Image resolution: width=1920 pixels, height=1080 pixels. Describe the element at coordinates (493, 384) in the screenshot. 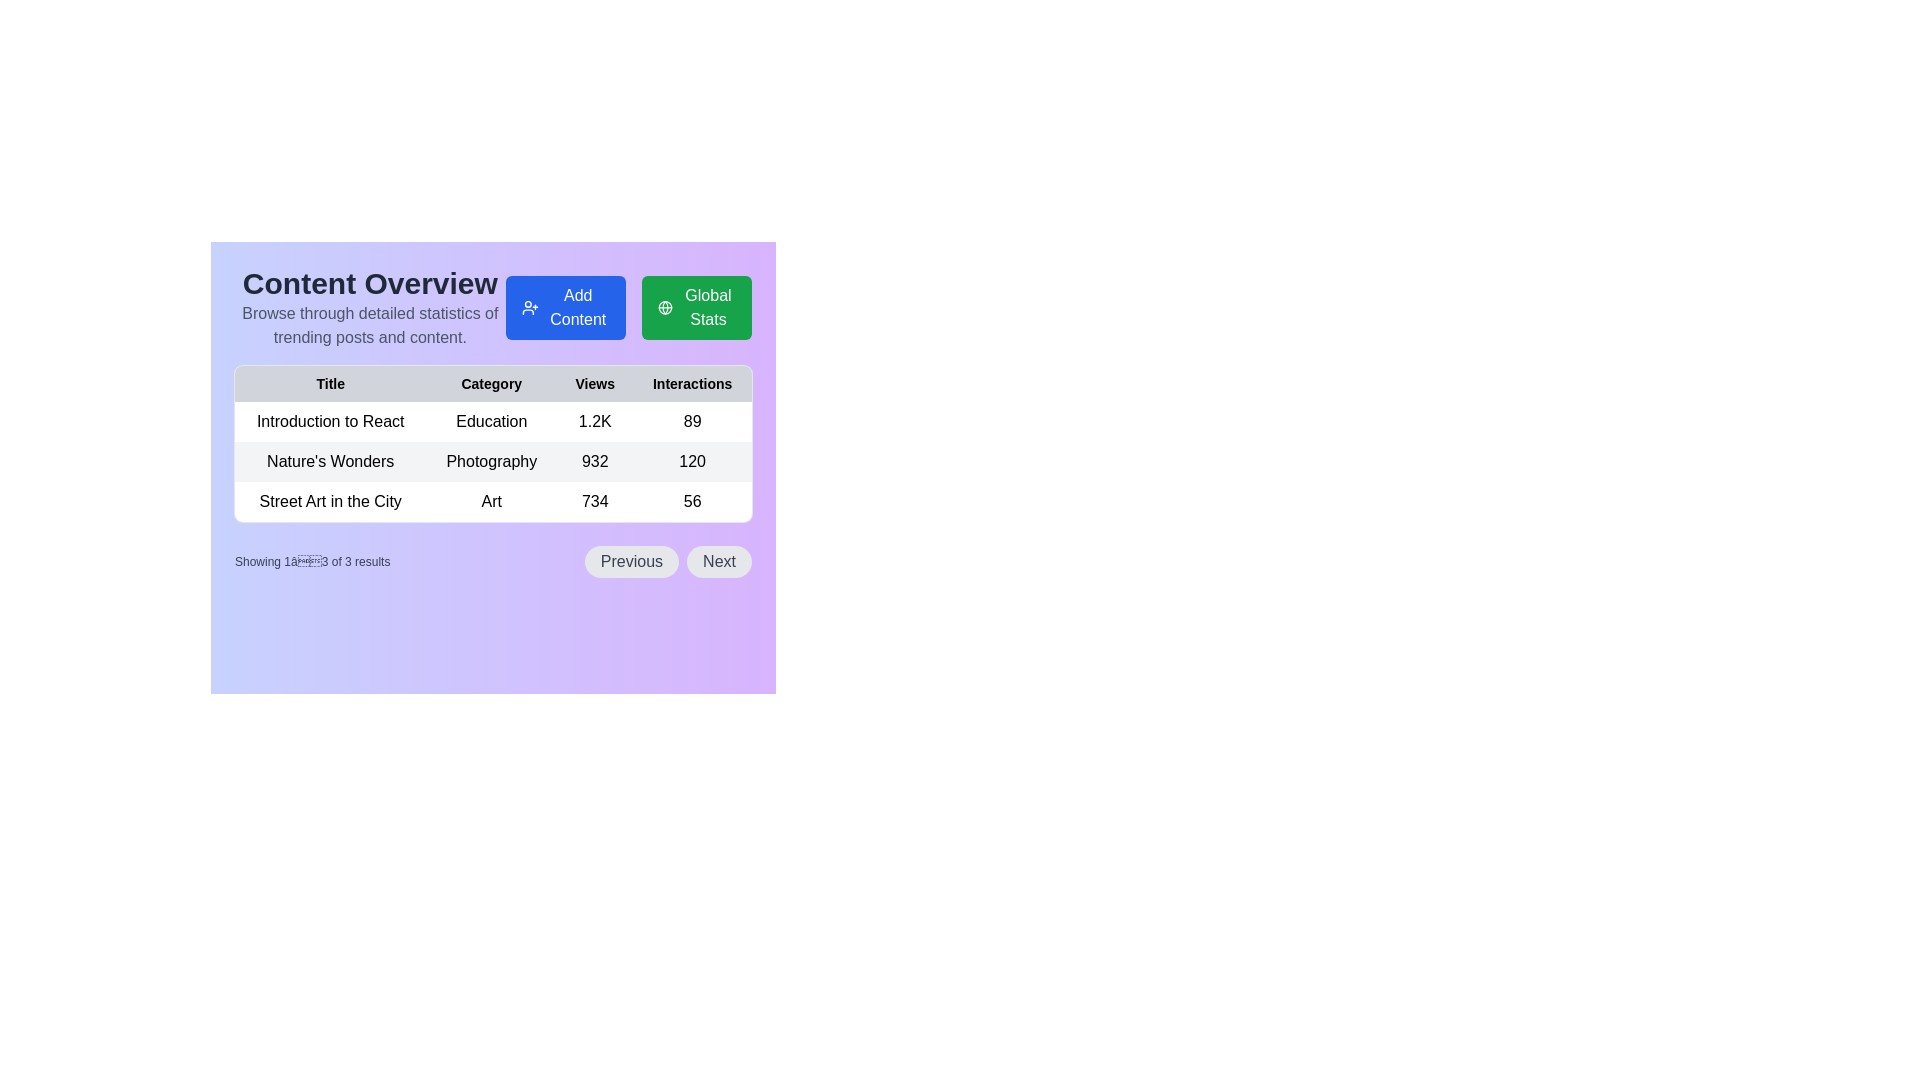

I see `text from the Table Header which includes the columns labeled 'Title', 'Category', 'Views', and 'Interactions'` at that location.